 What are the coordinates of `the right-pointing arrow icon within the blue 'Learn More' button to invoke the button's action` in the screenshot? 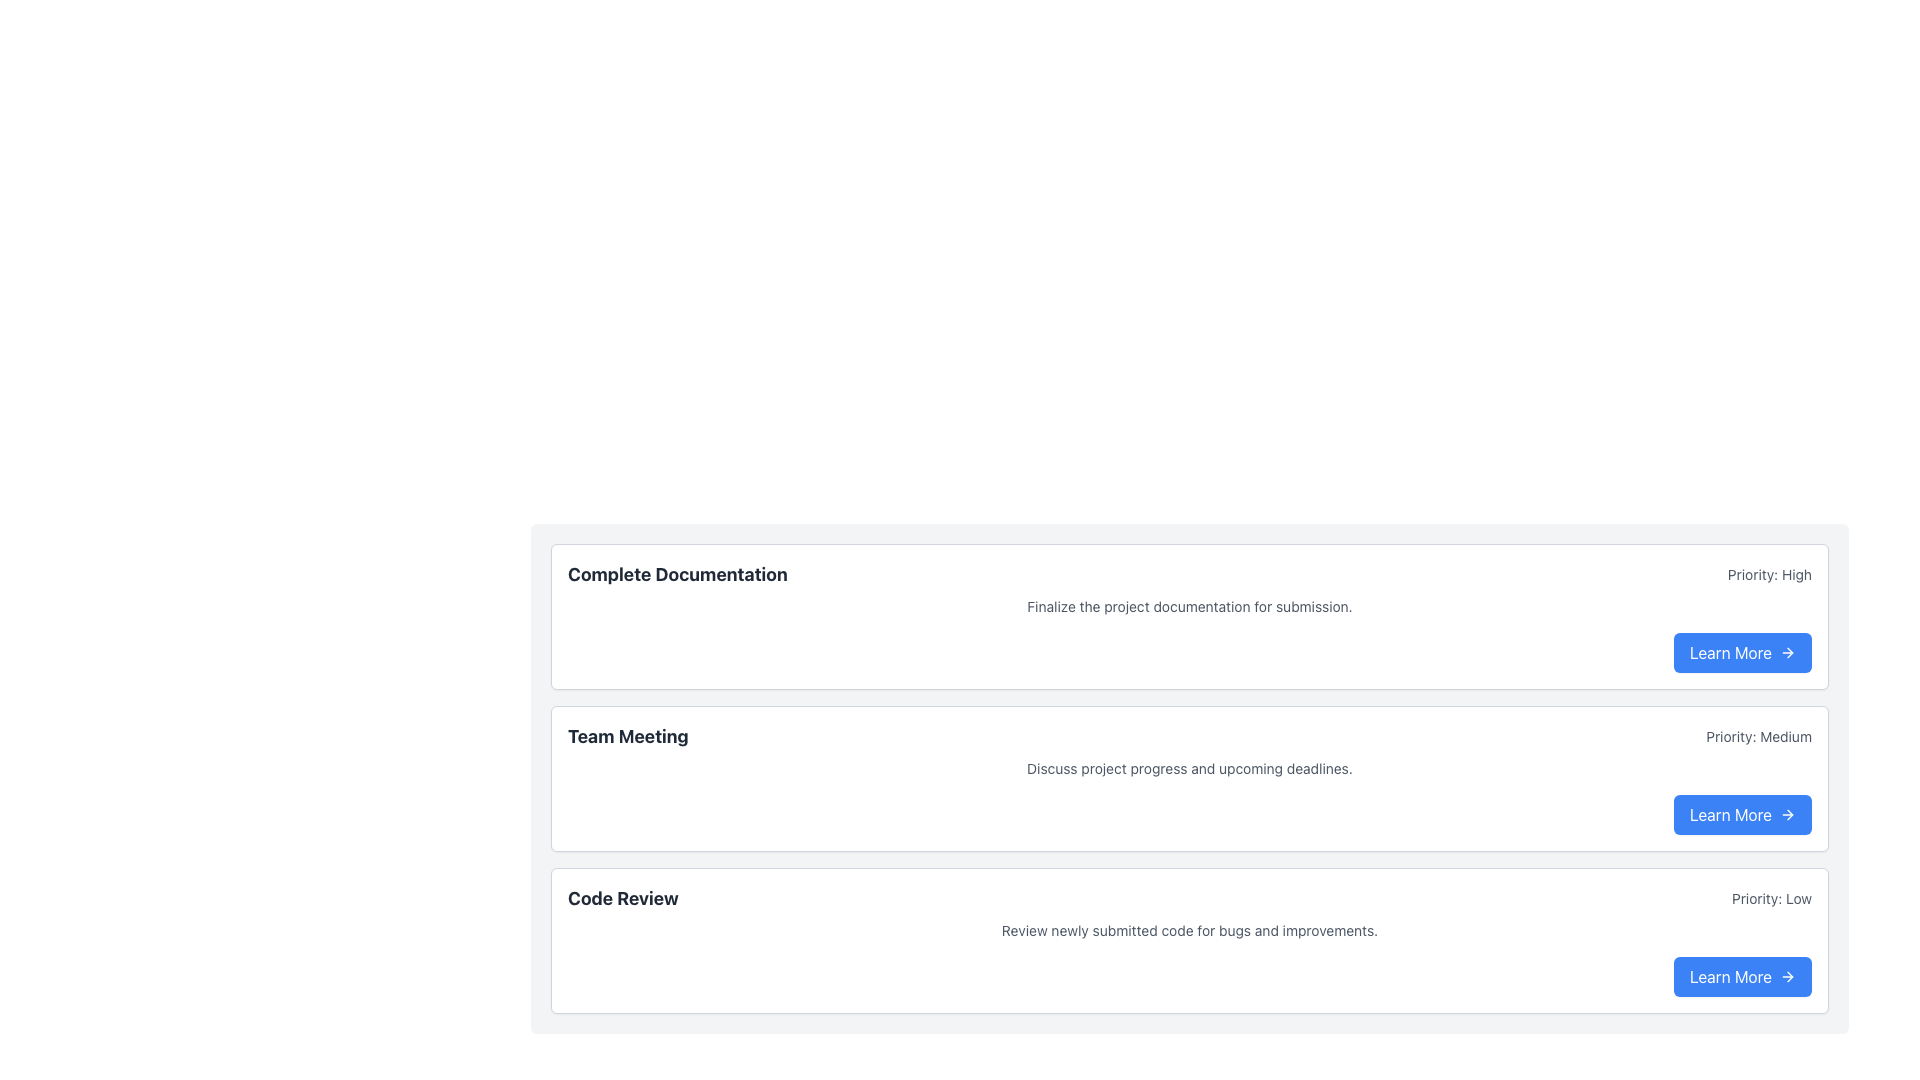 It's located at (1788, 975).